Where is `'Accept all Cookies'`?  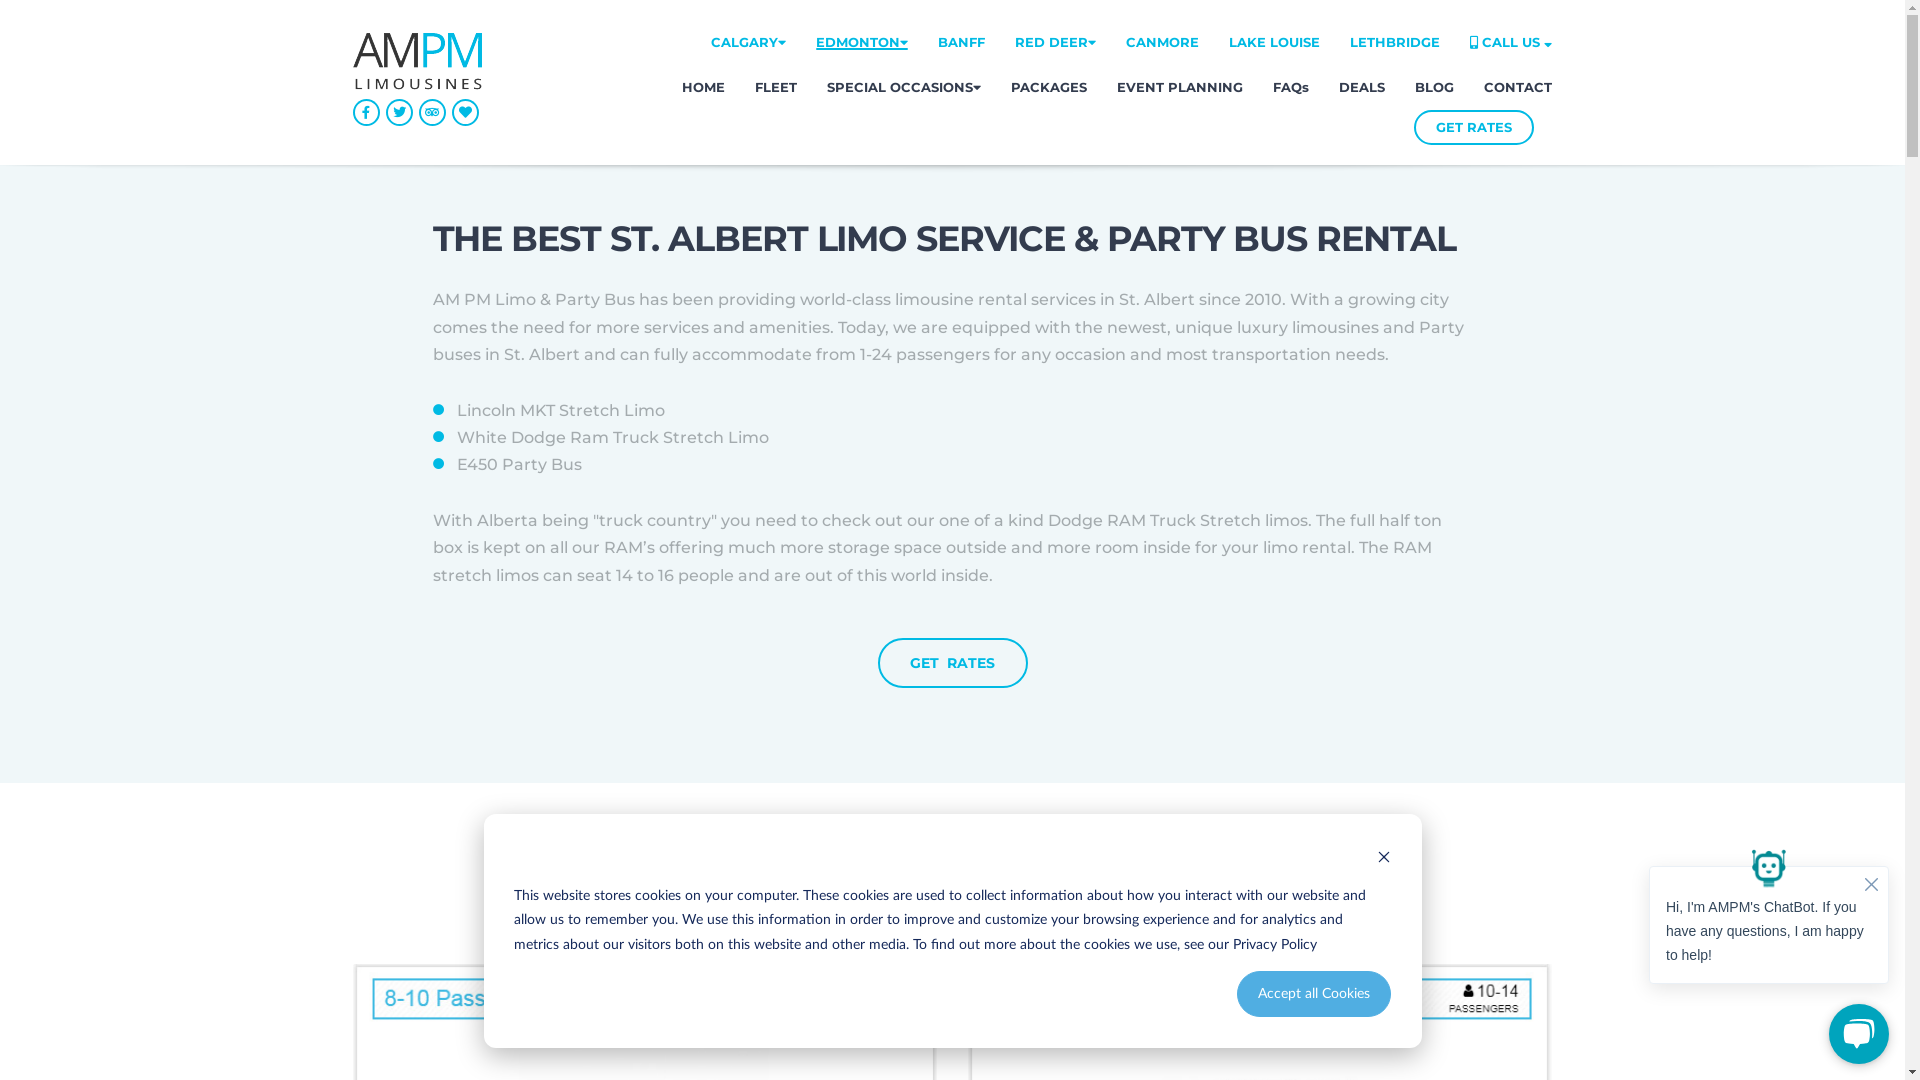 'Accept all Cookies' is located at coordinates (1314, 994).